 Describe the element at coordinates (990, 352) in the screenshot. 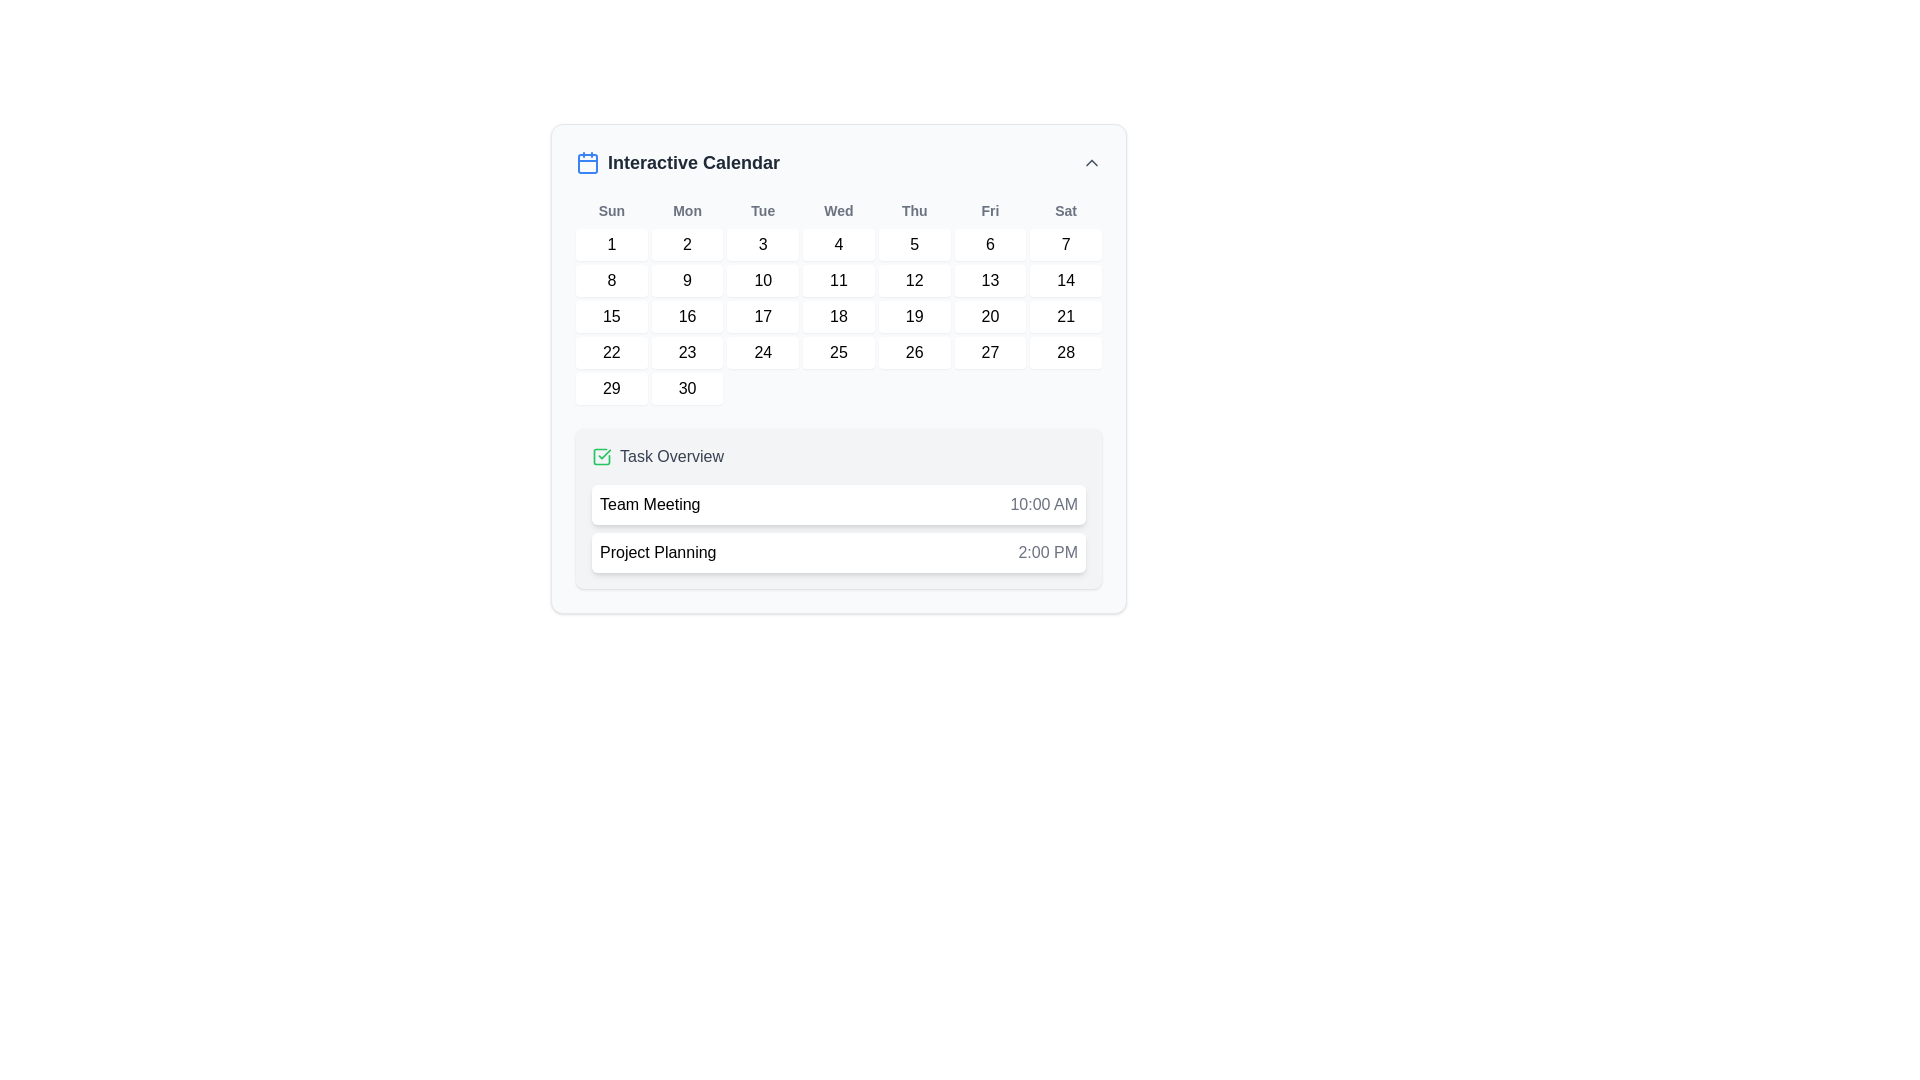

I see `the interactive calendar day box located in the seventh column of the fourth row` at that location.